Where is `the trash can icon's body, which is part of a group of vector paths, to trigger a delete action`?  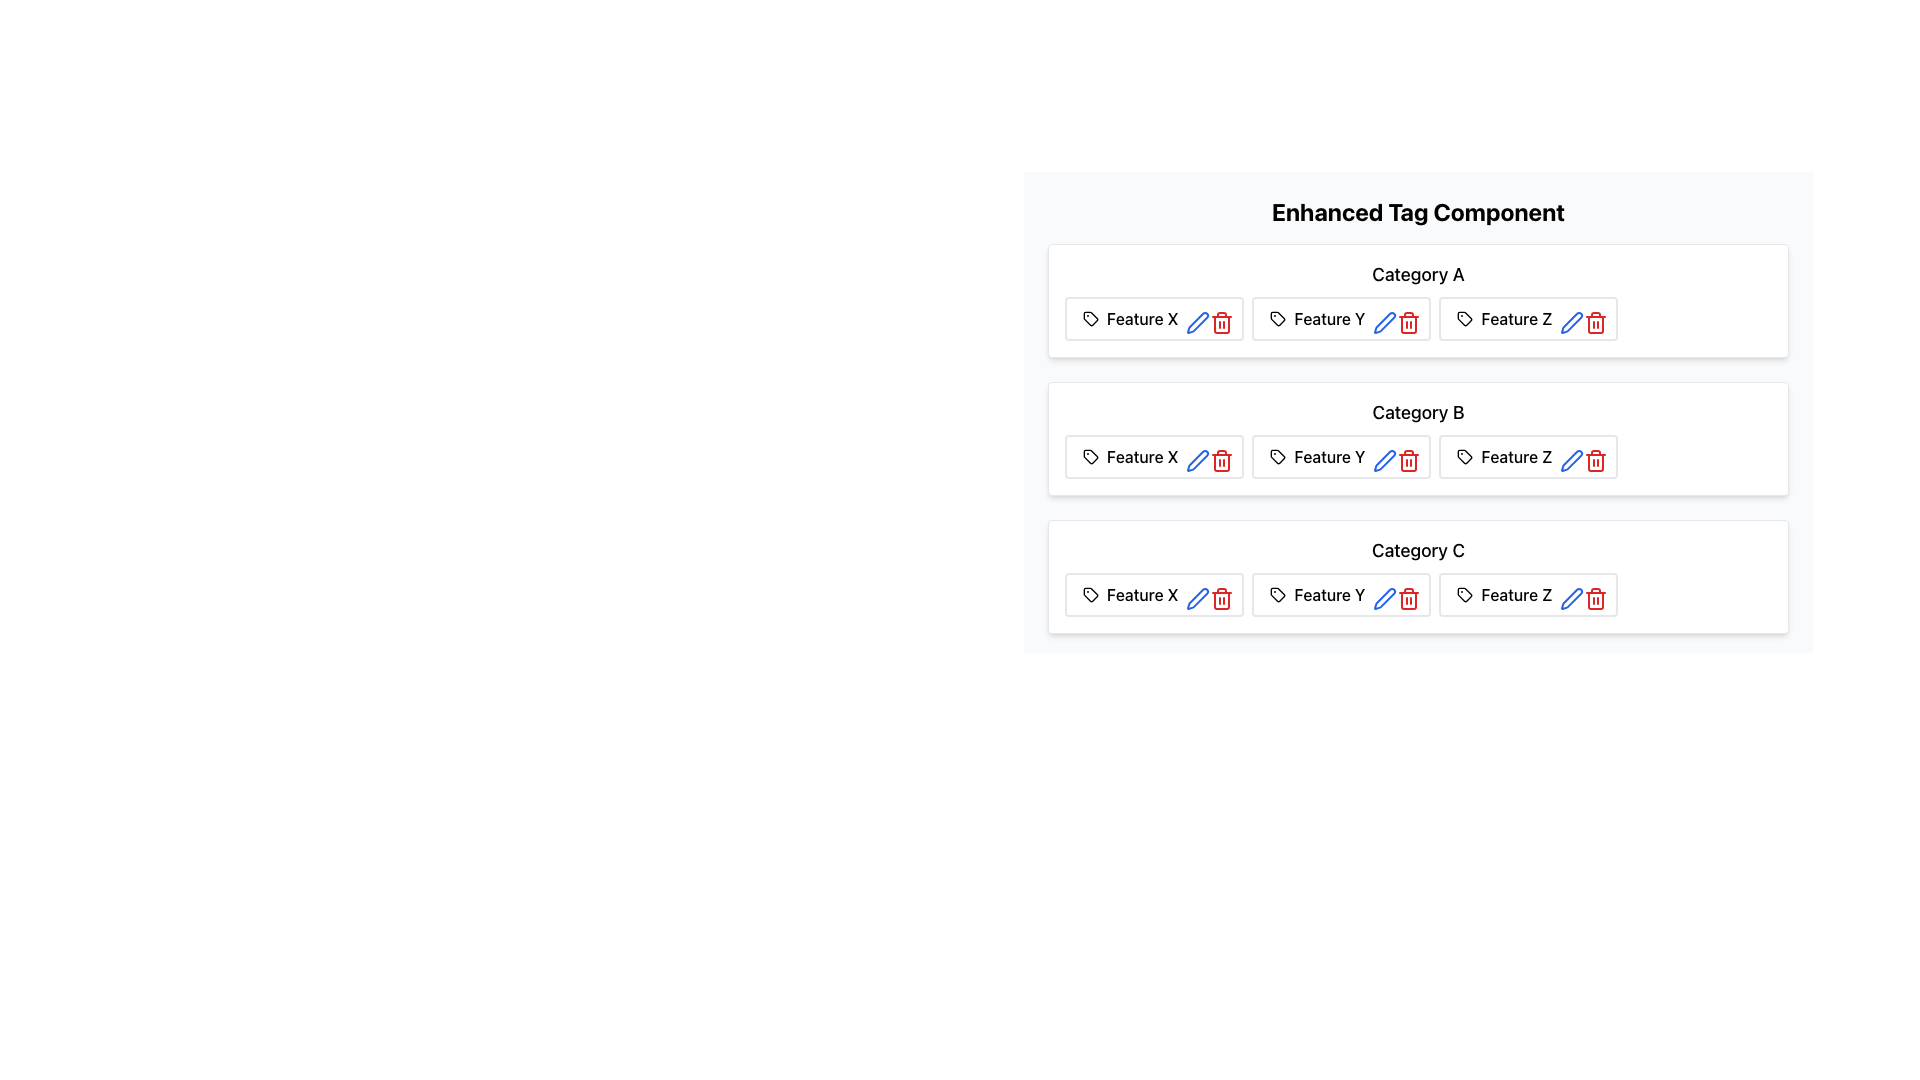 the trash can icon's body, which is part of a group of vector paths, to trigger a delete action is located at coordinates (1595, 600).